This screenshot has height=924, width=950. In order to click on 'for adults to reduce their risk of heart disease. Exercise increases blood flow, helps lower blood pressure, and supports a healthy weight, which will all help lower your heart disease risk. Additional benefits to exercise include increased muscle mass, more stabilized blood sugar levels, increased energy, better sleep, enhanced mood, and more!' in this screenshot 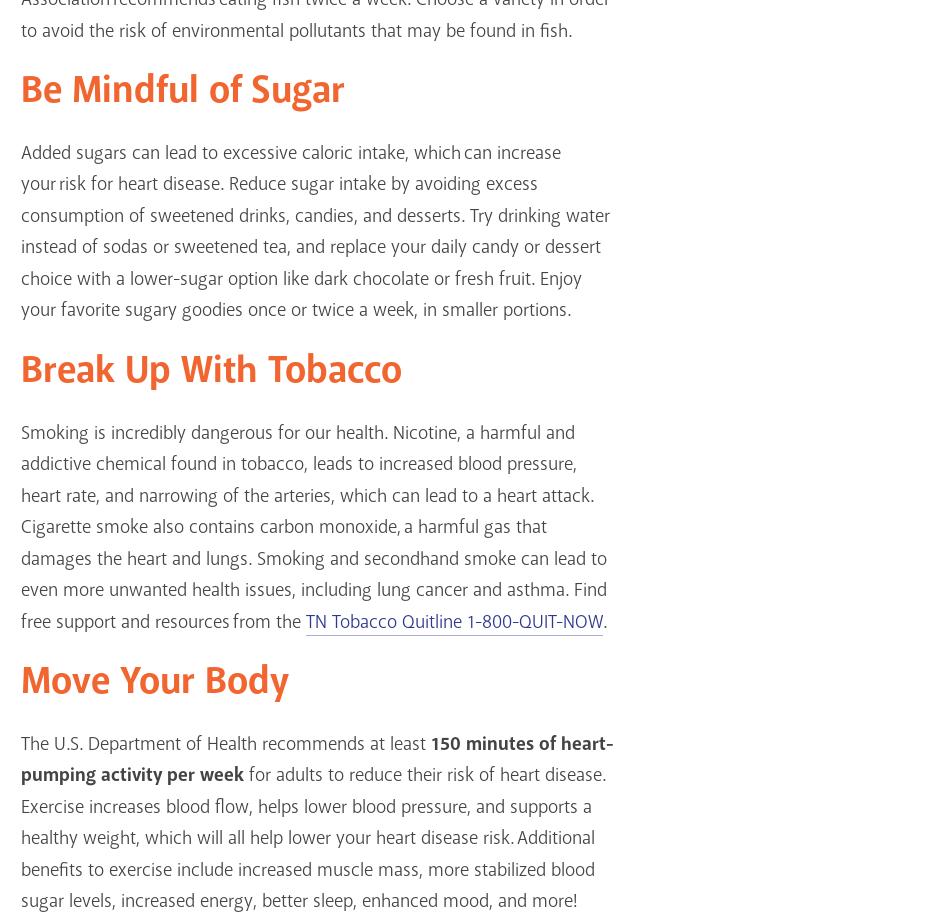, I will do `click(20, 838)`.